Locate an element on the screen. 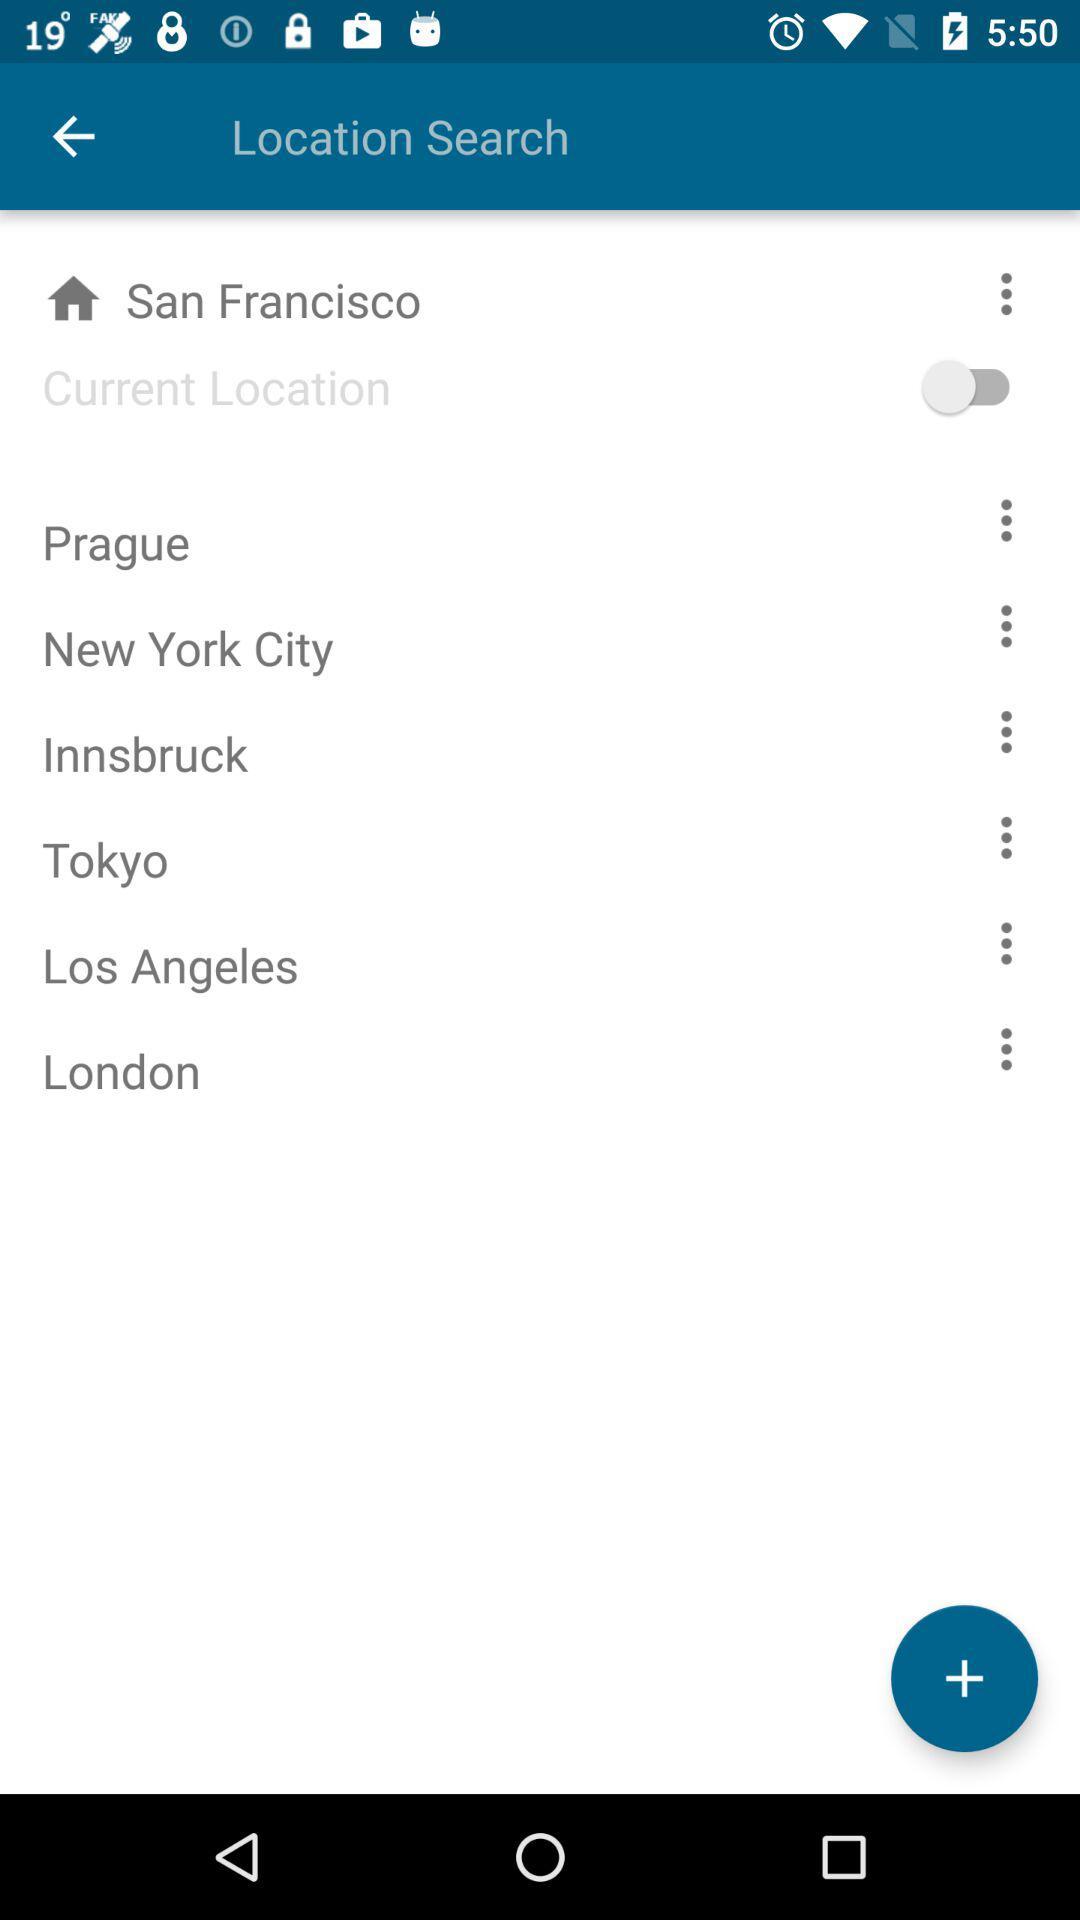 The height and width of the screenshot is (1920, 1080). search location is located at coordinates (612, 135).